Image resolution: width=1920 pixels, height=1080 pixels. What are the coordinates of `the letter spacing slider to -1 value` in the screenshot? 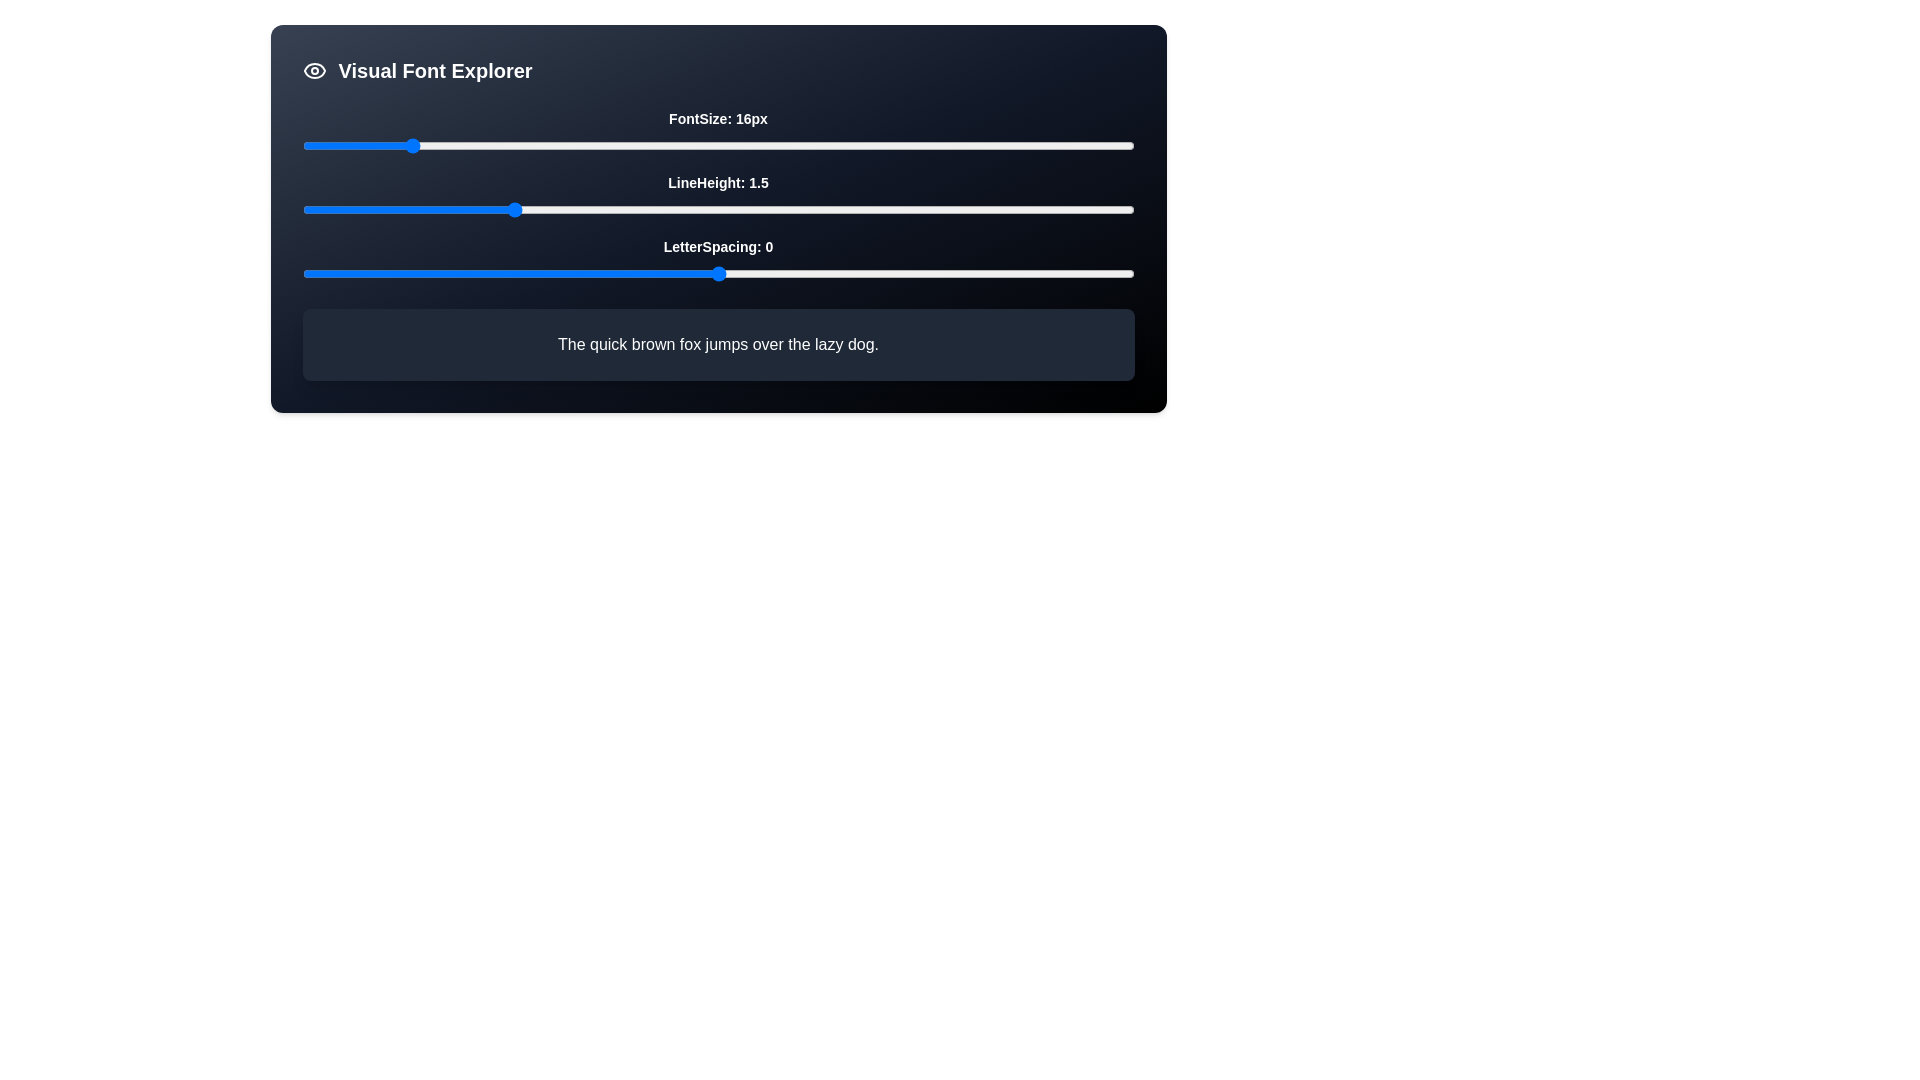 It's located at (634, 273).